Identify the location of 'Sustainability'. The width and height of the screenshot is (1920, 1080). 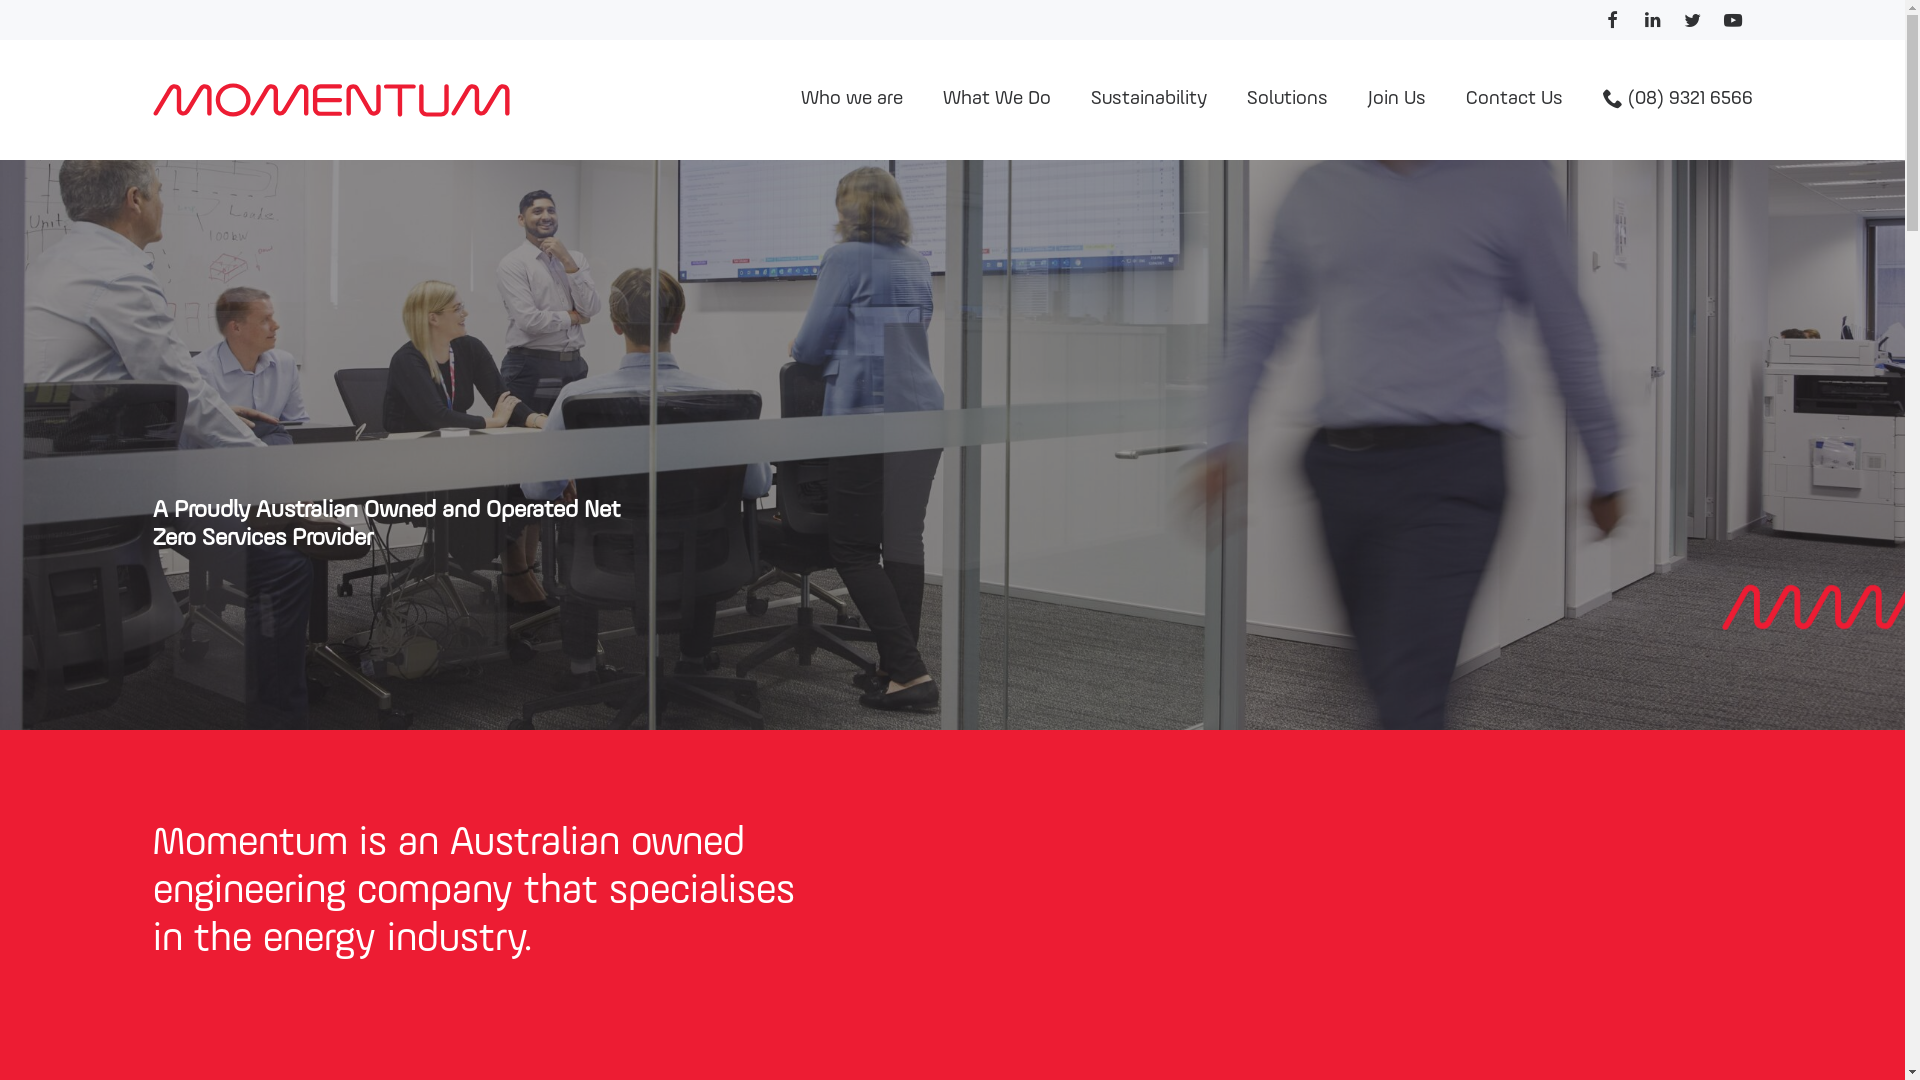
(1069, 100).